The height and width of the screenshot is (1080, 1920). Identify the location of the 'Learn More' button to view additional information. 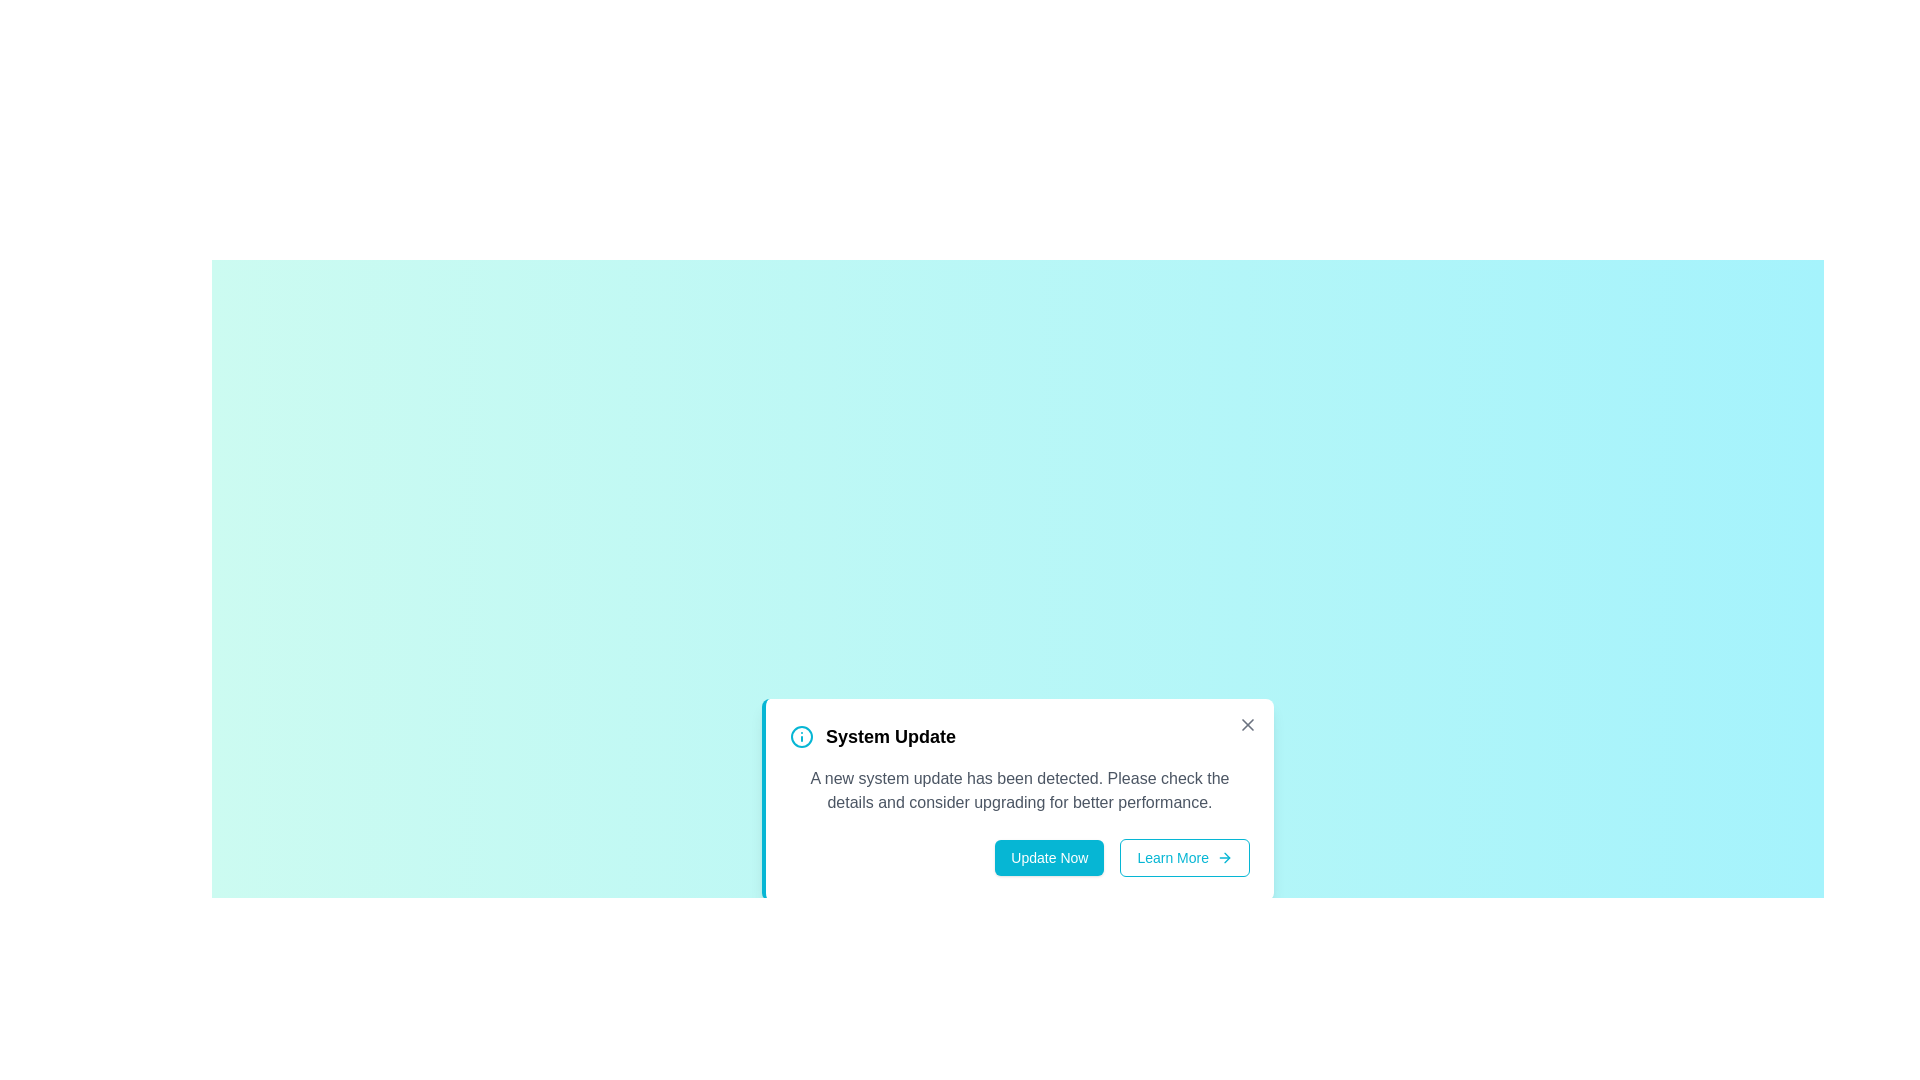
(1185, 856).